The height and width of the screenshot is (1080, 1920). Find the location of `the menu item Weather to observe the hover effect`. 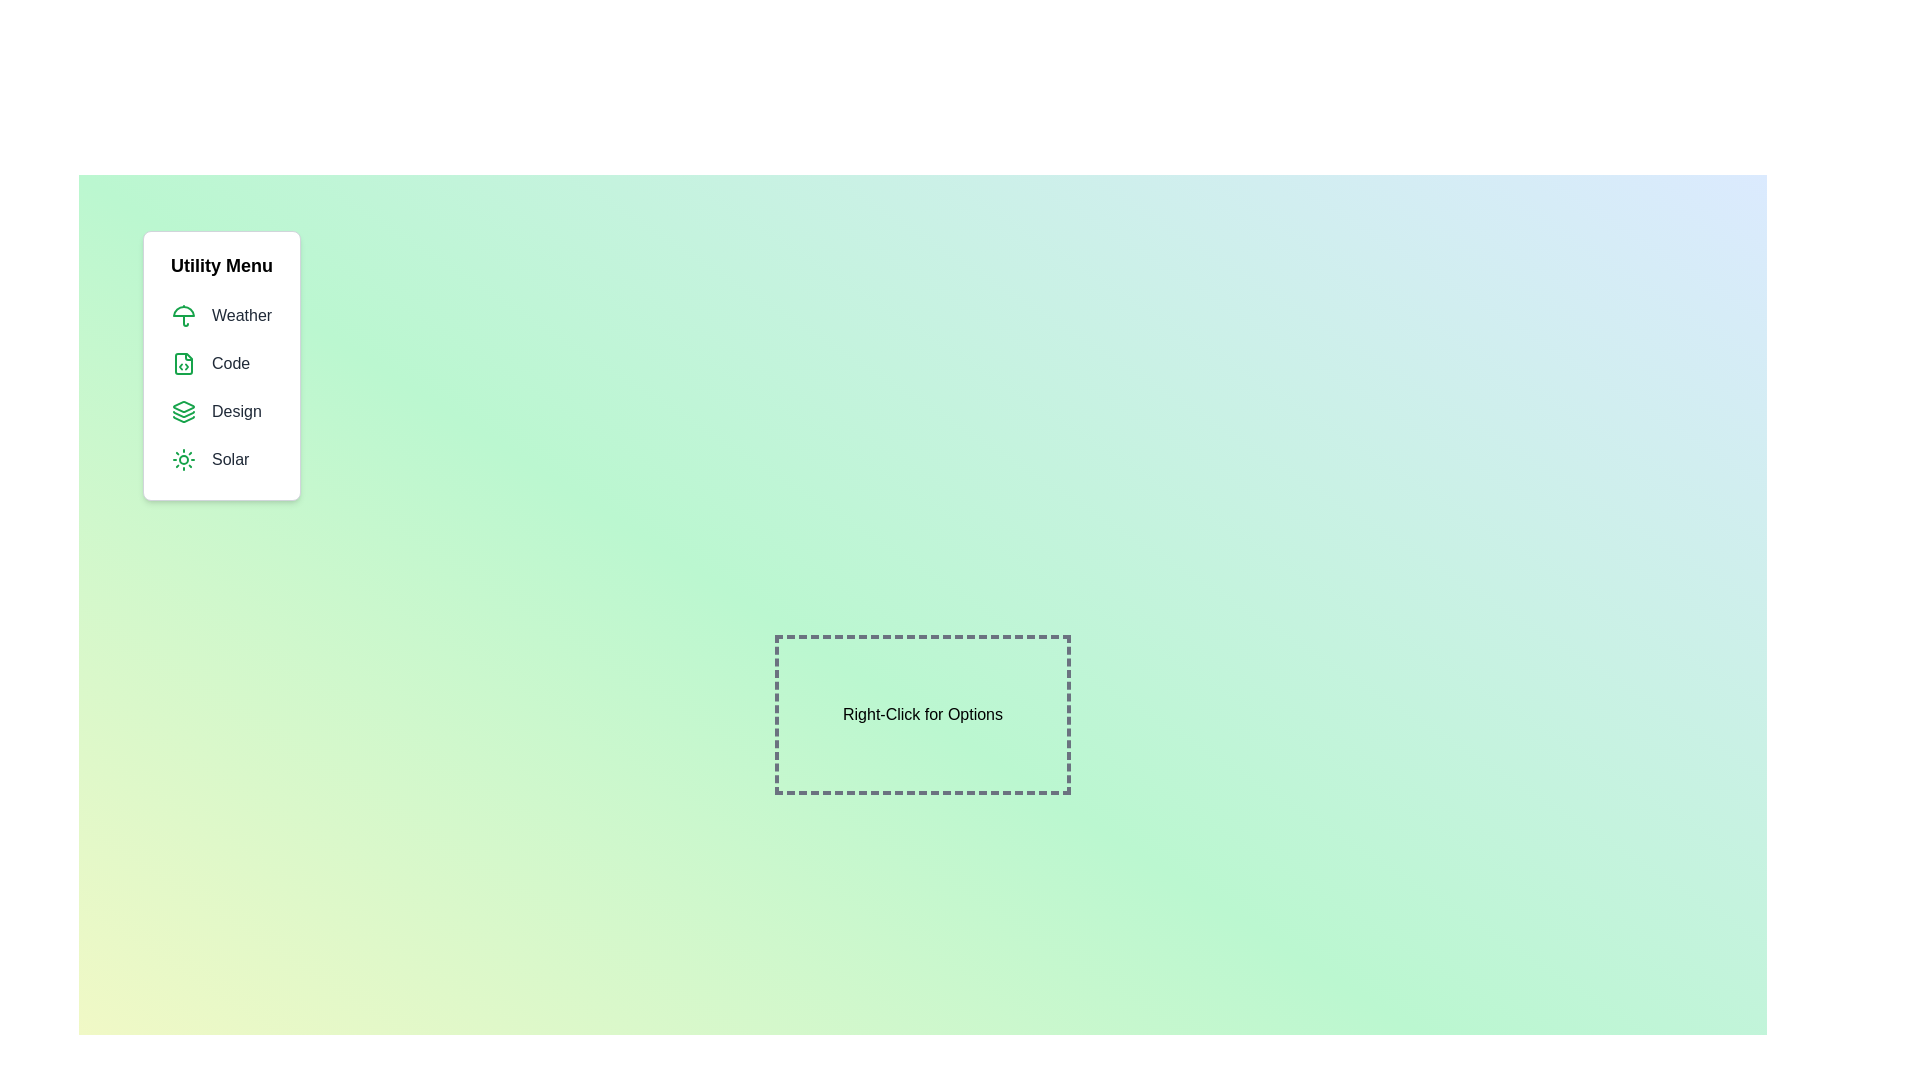

the menu item Weather to observe the hover effect is located at coordinates (221, 315).